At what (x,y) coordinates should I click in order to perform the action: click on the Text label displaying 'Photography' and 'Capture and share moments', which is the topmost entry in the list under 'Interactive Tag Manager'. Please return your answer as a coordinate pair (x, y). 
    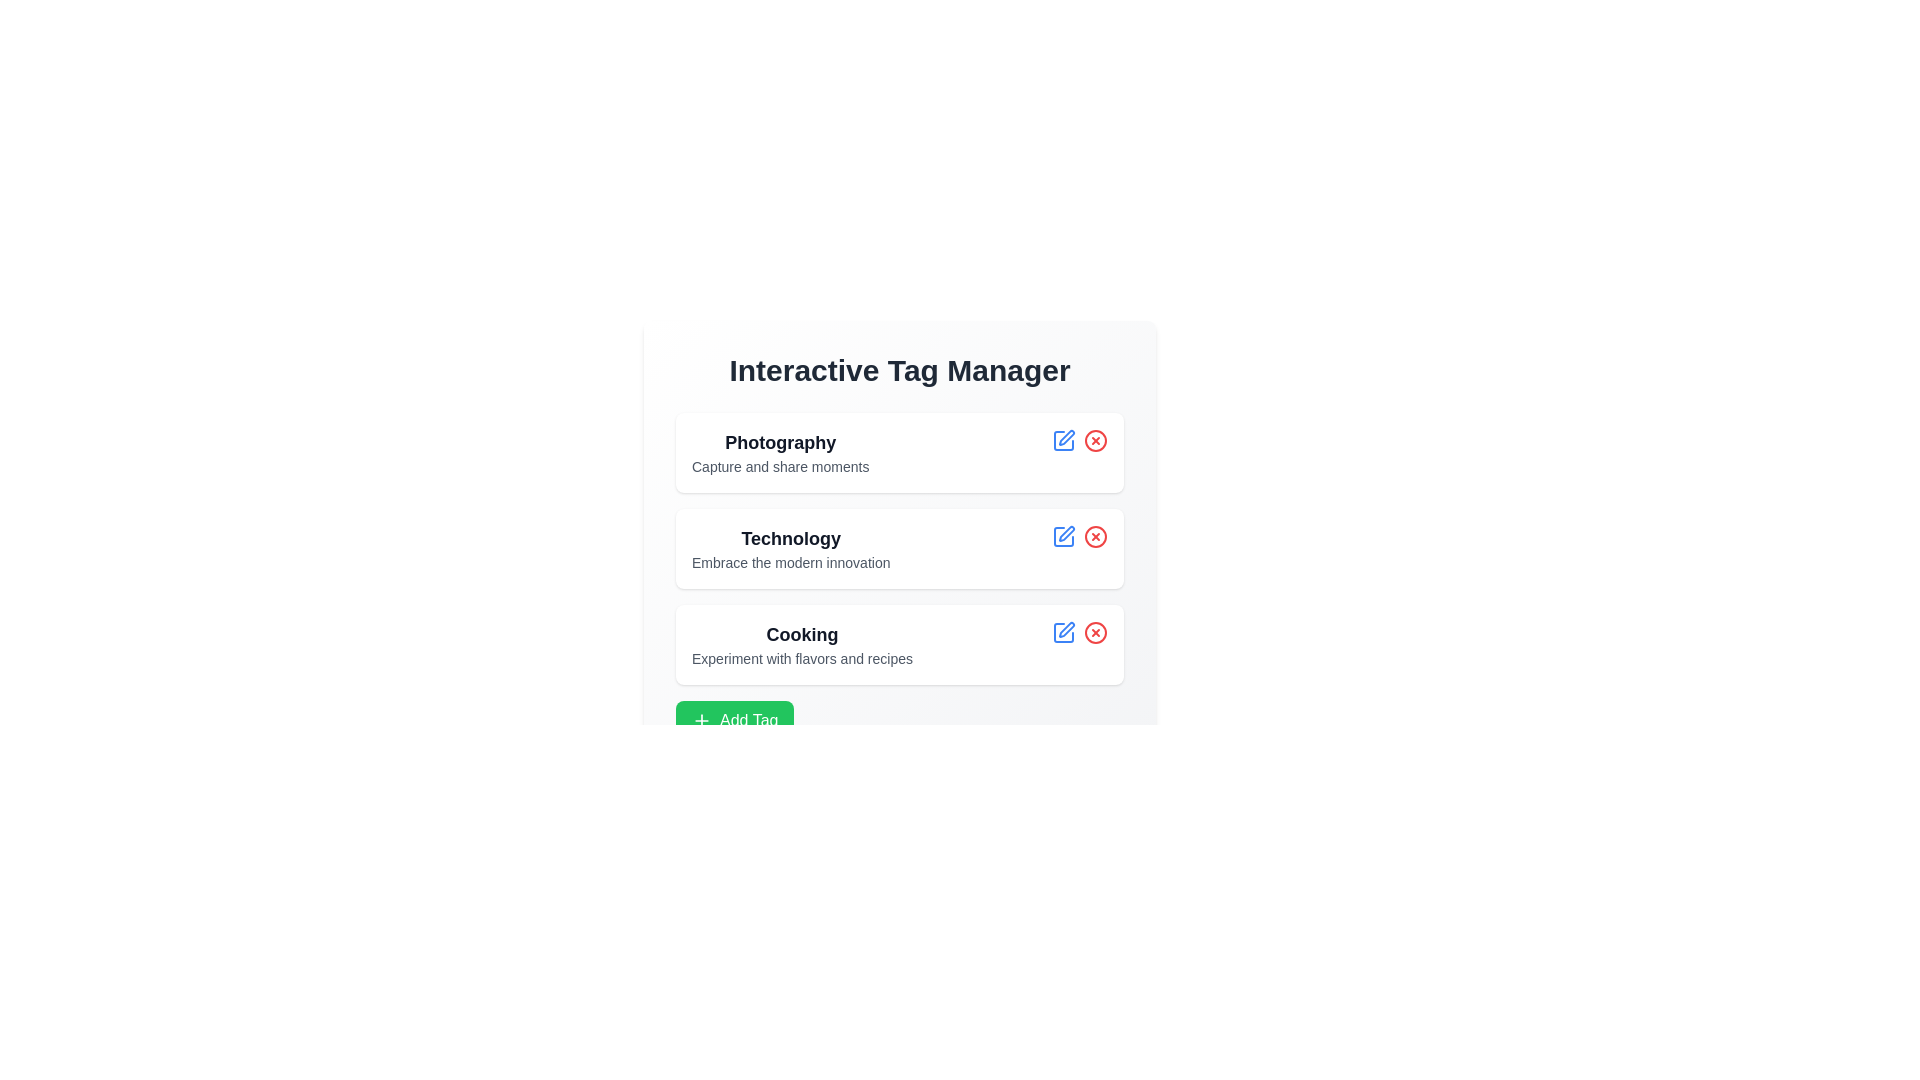
    Looking at the image, I should click on (779, 452).